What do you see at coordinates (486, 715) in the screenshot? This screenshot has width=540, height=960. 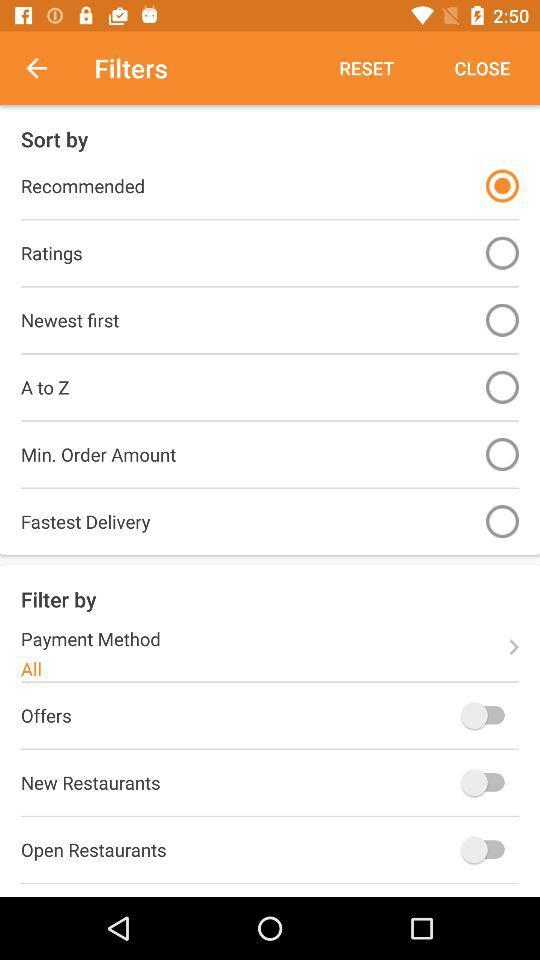 I see `offers` at bounding box center [486, 715].